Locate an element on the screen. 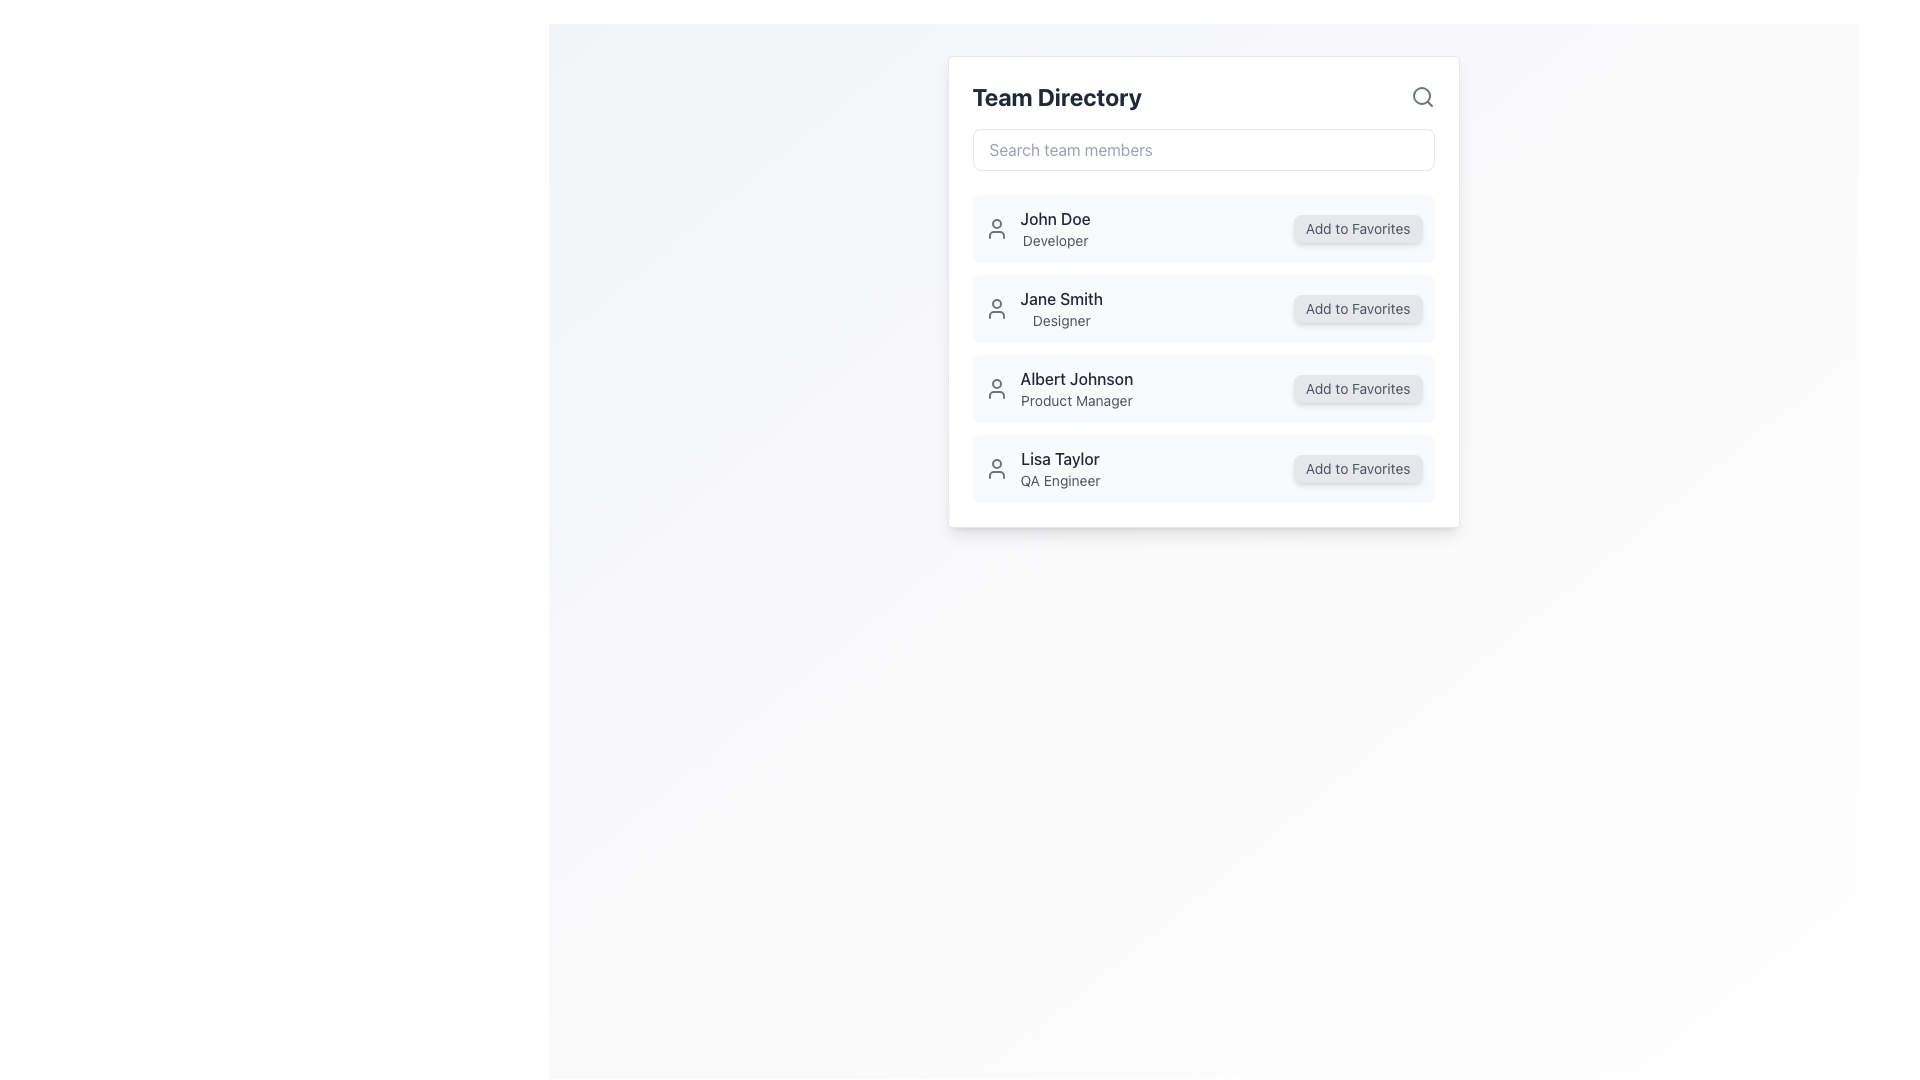 This screenshot has height=1080, width=1920. the first List Item with Icon and Text in the 'Team Directory' section, which displays 'John Doe' and 'Developer' is located at coordinates (1036, 227).